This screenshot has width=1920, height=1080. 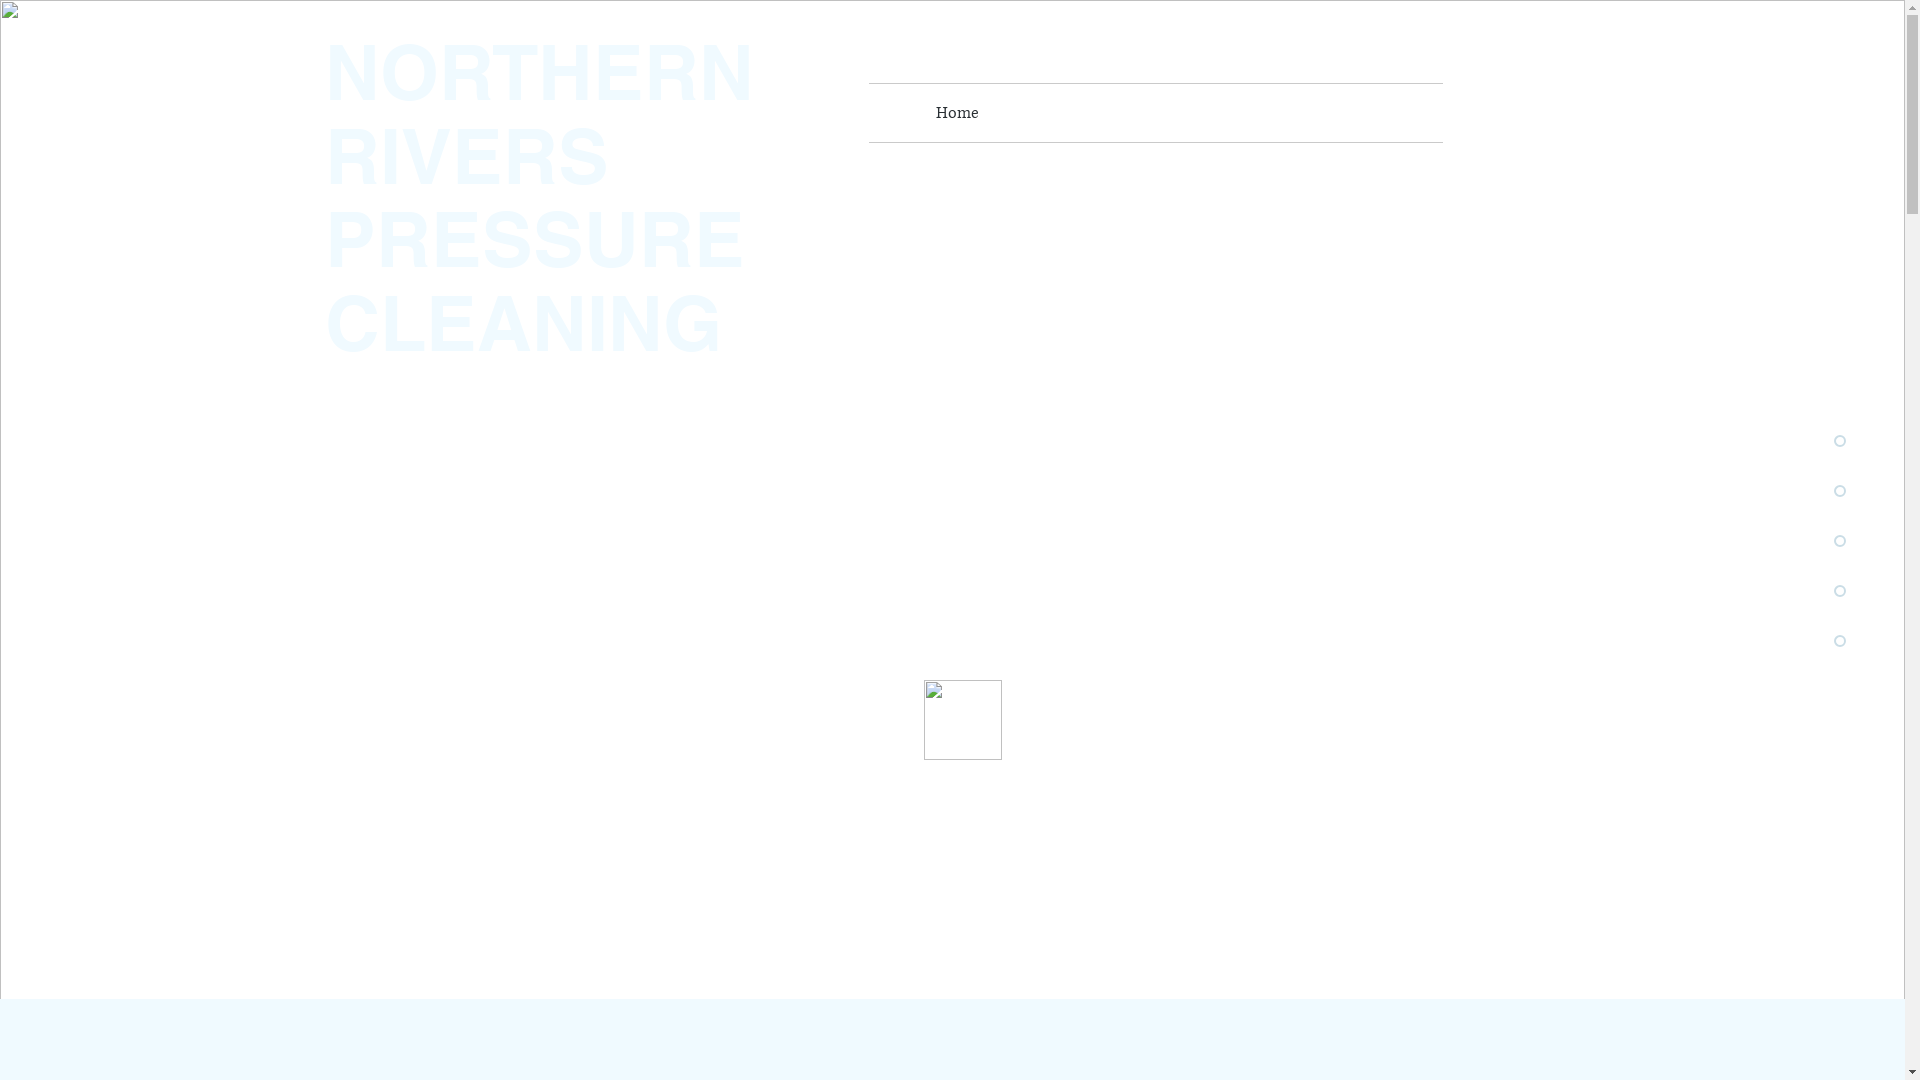 I want to click on 'Quote', so click(x=1353, y=112).